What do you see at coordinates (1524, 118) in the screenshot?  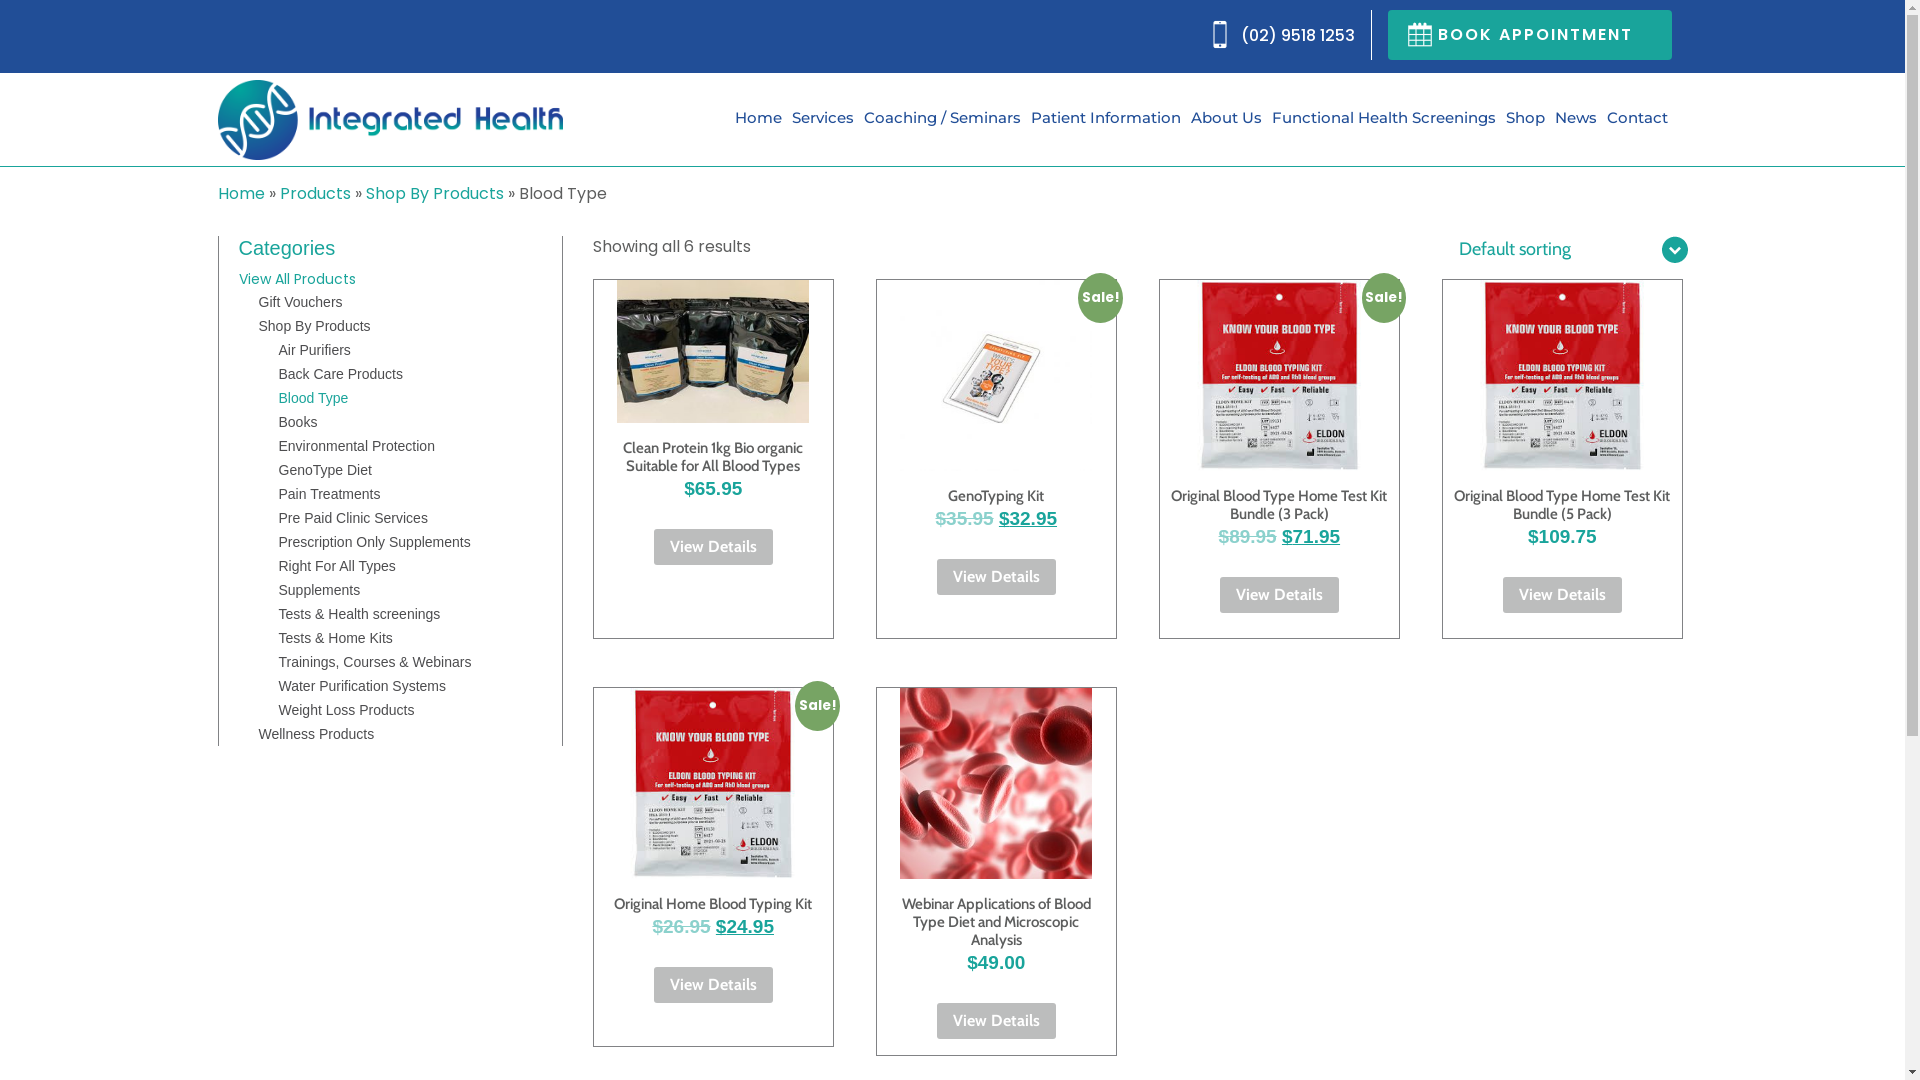 I see `'Shop'` at bounding box center [1524, 118].